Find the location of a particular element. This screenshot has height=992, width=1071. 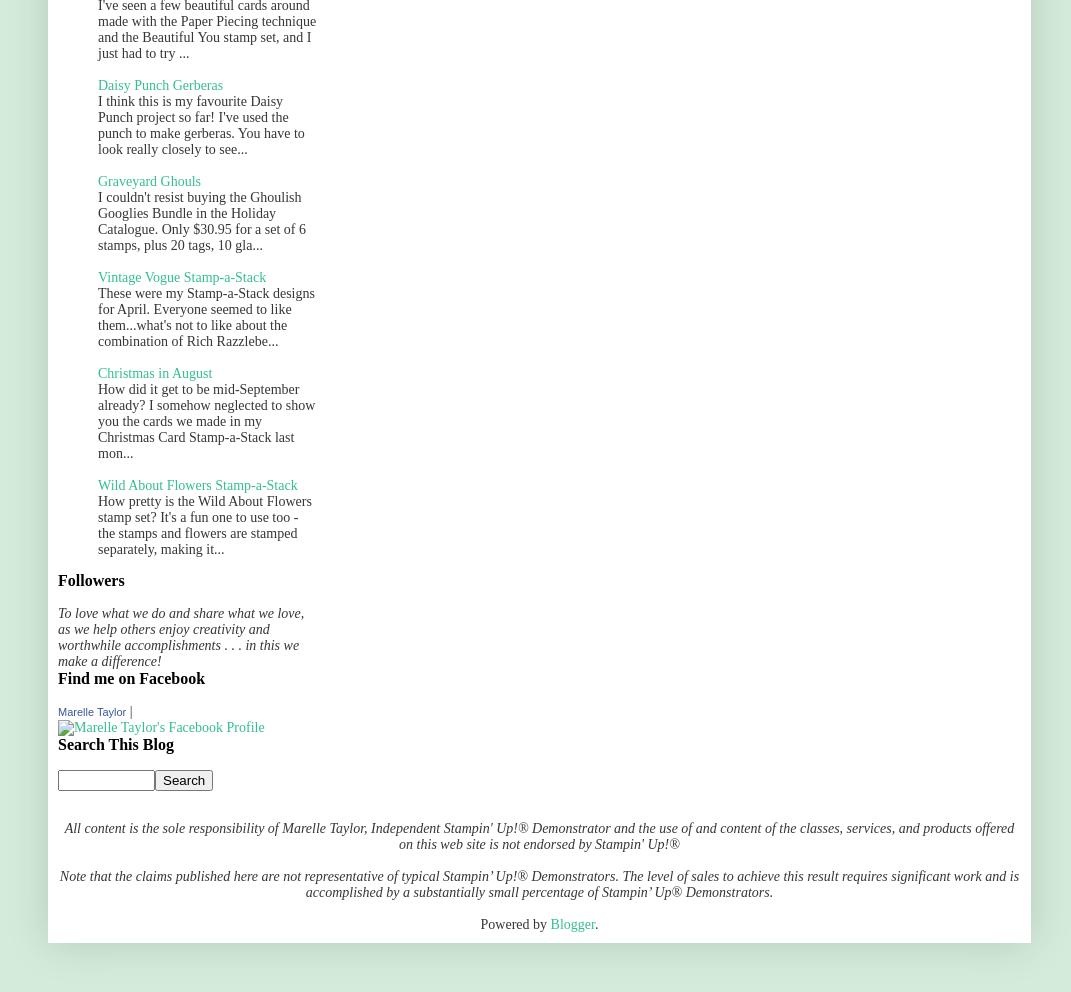

'These were my Stamp-a-Stack designs for April. Everyone seemed to like them...what's not to like about the combination of Rich Razzlebe...' is located at coordinates (97, 317).